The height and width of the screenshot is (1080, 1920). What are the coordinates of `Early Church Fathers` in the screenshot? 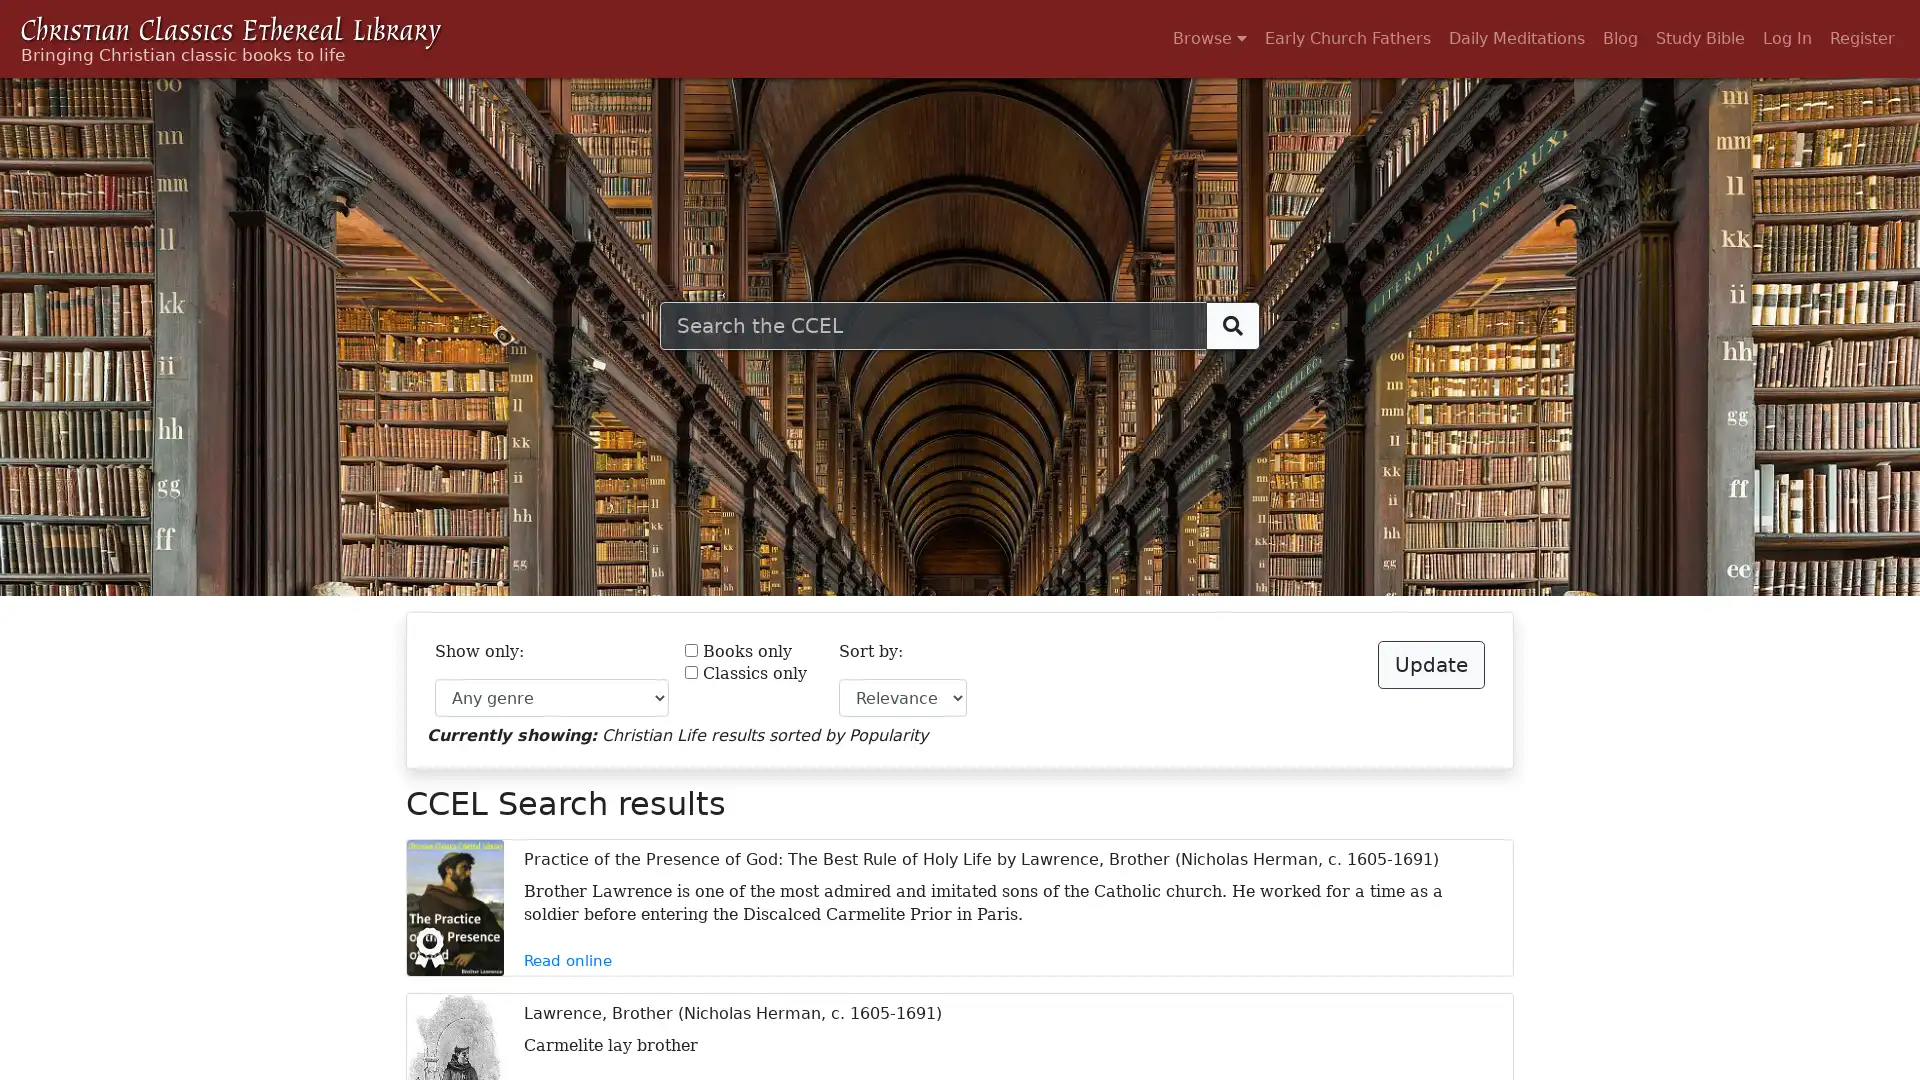 It's located at (1348, 38).